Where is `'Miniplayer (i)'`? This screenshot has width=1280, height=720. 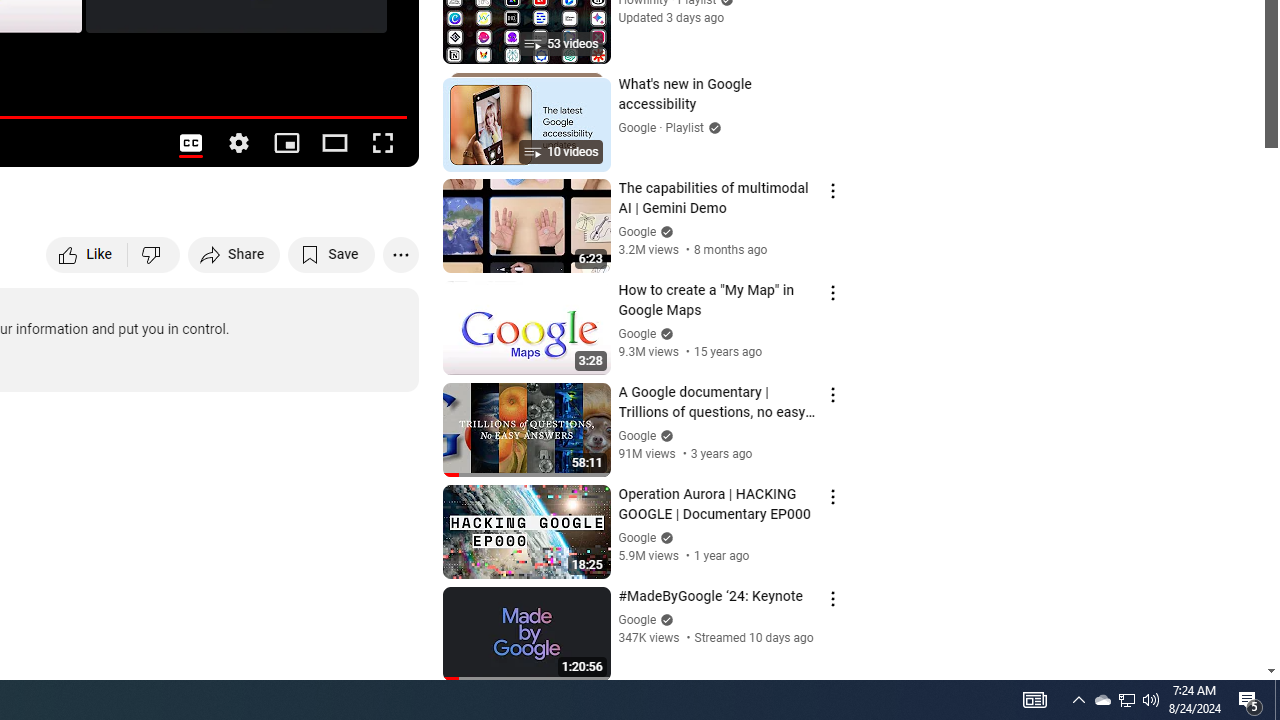
'Miniplayer (i)' is located at coordinates (285, 141).